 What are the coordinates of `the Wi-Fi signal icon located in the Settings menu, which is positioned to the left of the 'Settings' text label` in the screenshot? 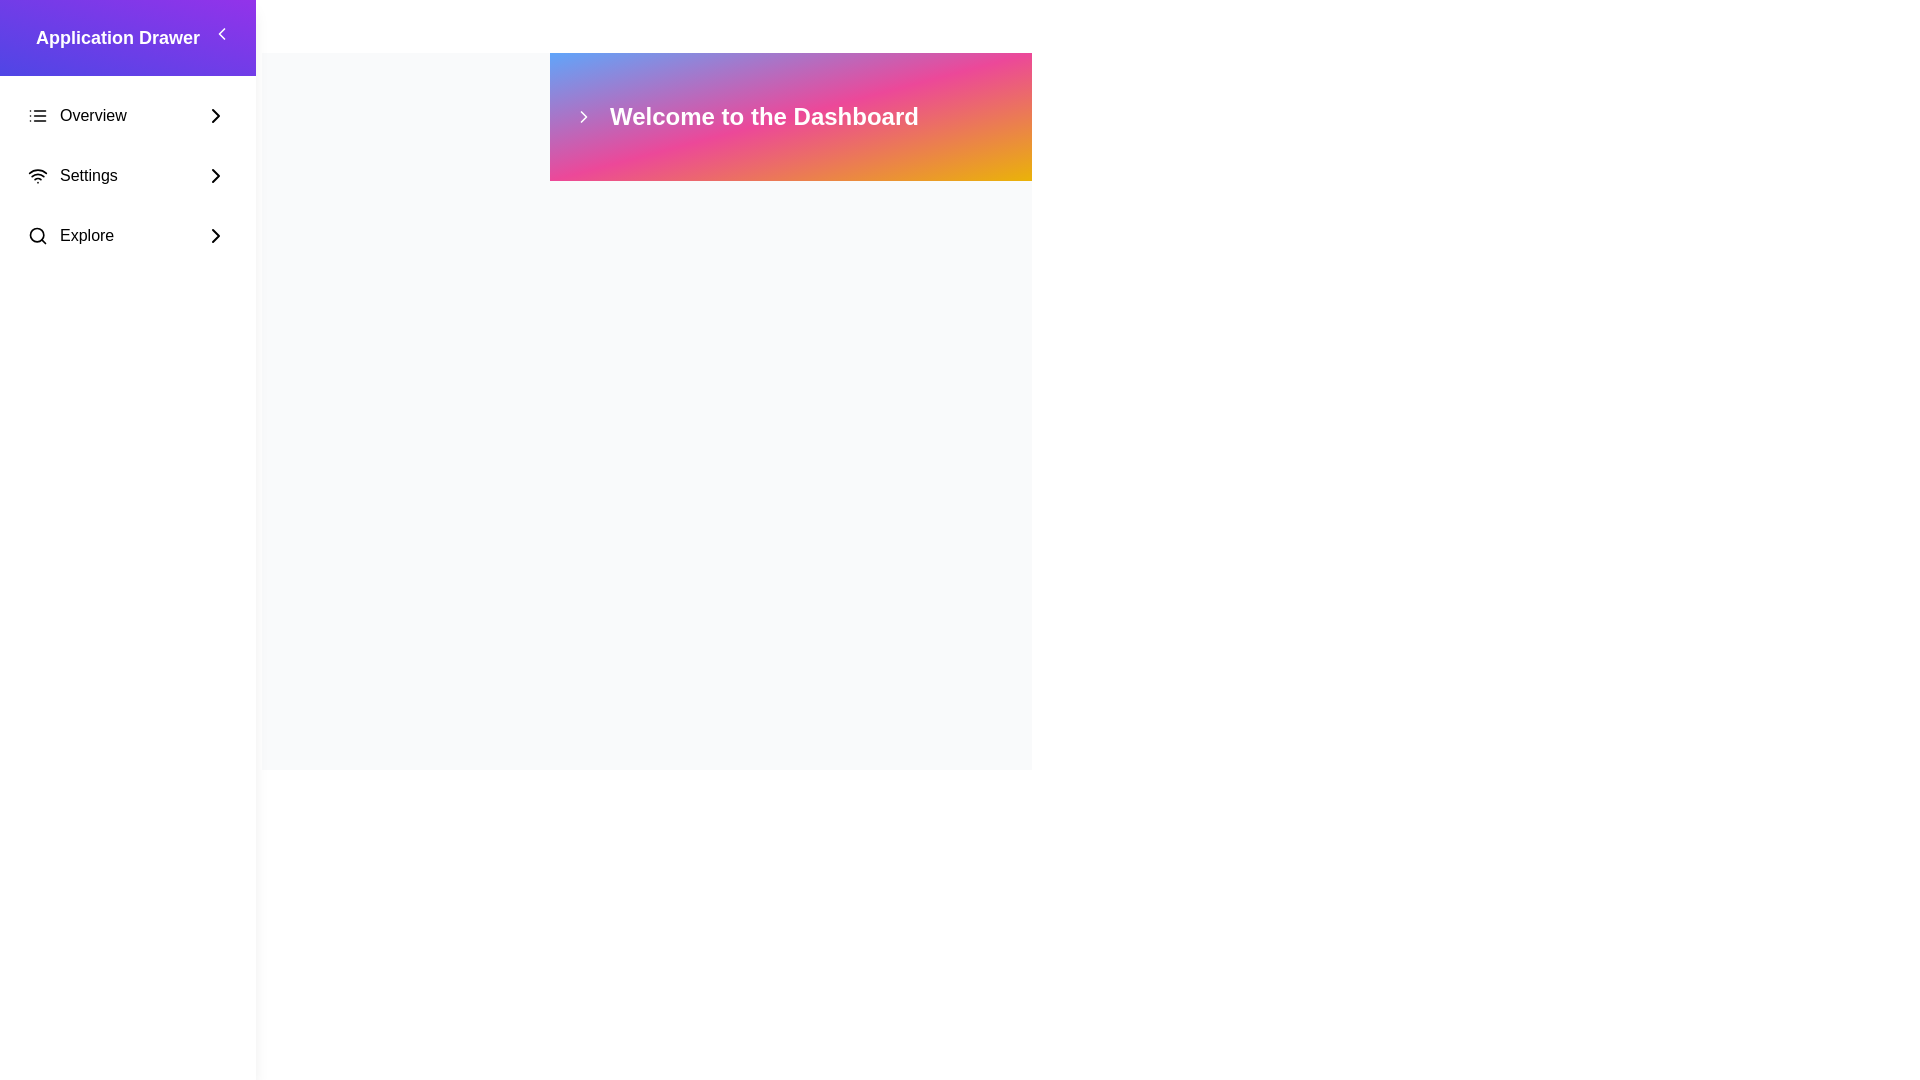 It's located at (38, 175).